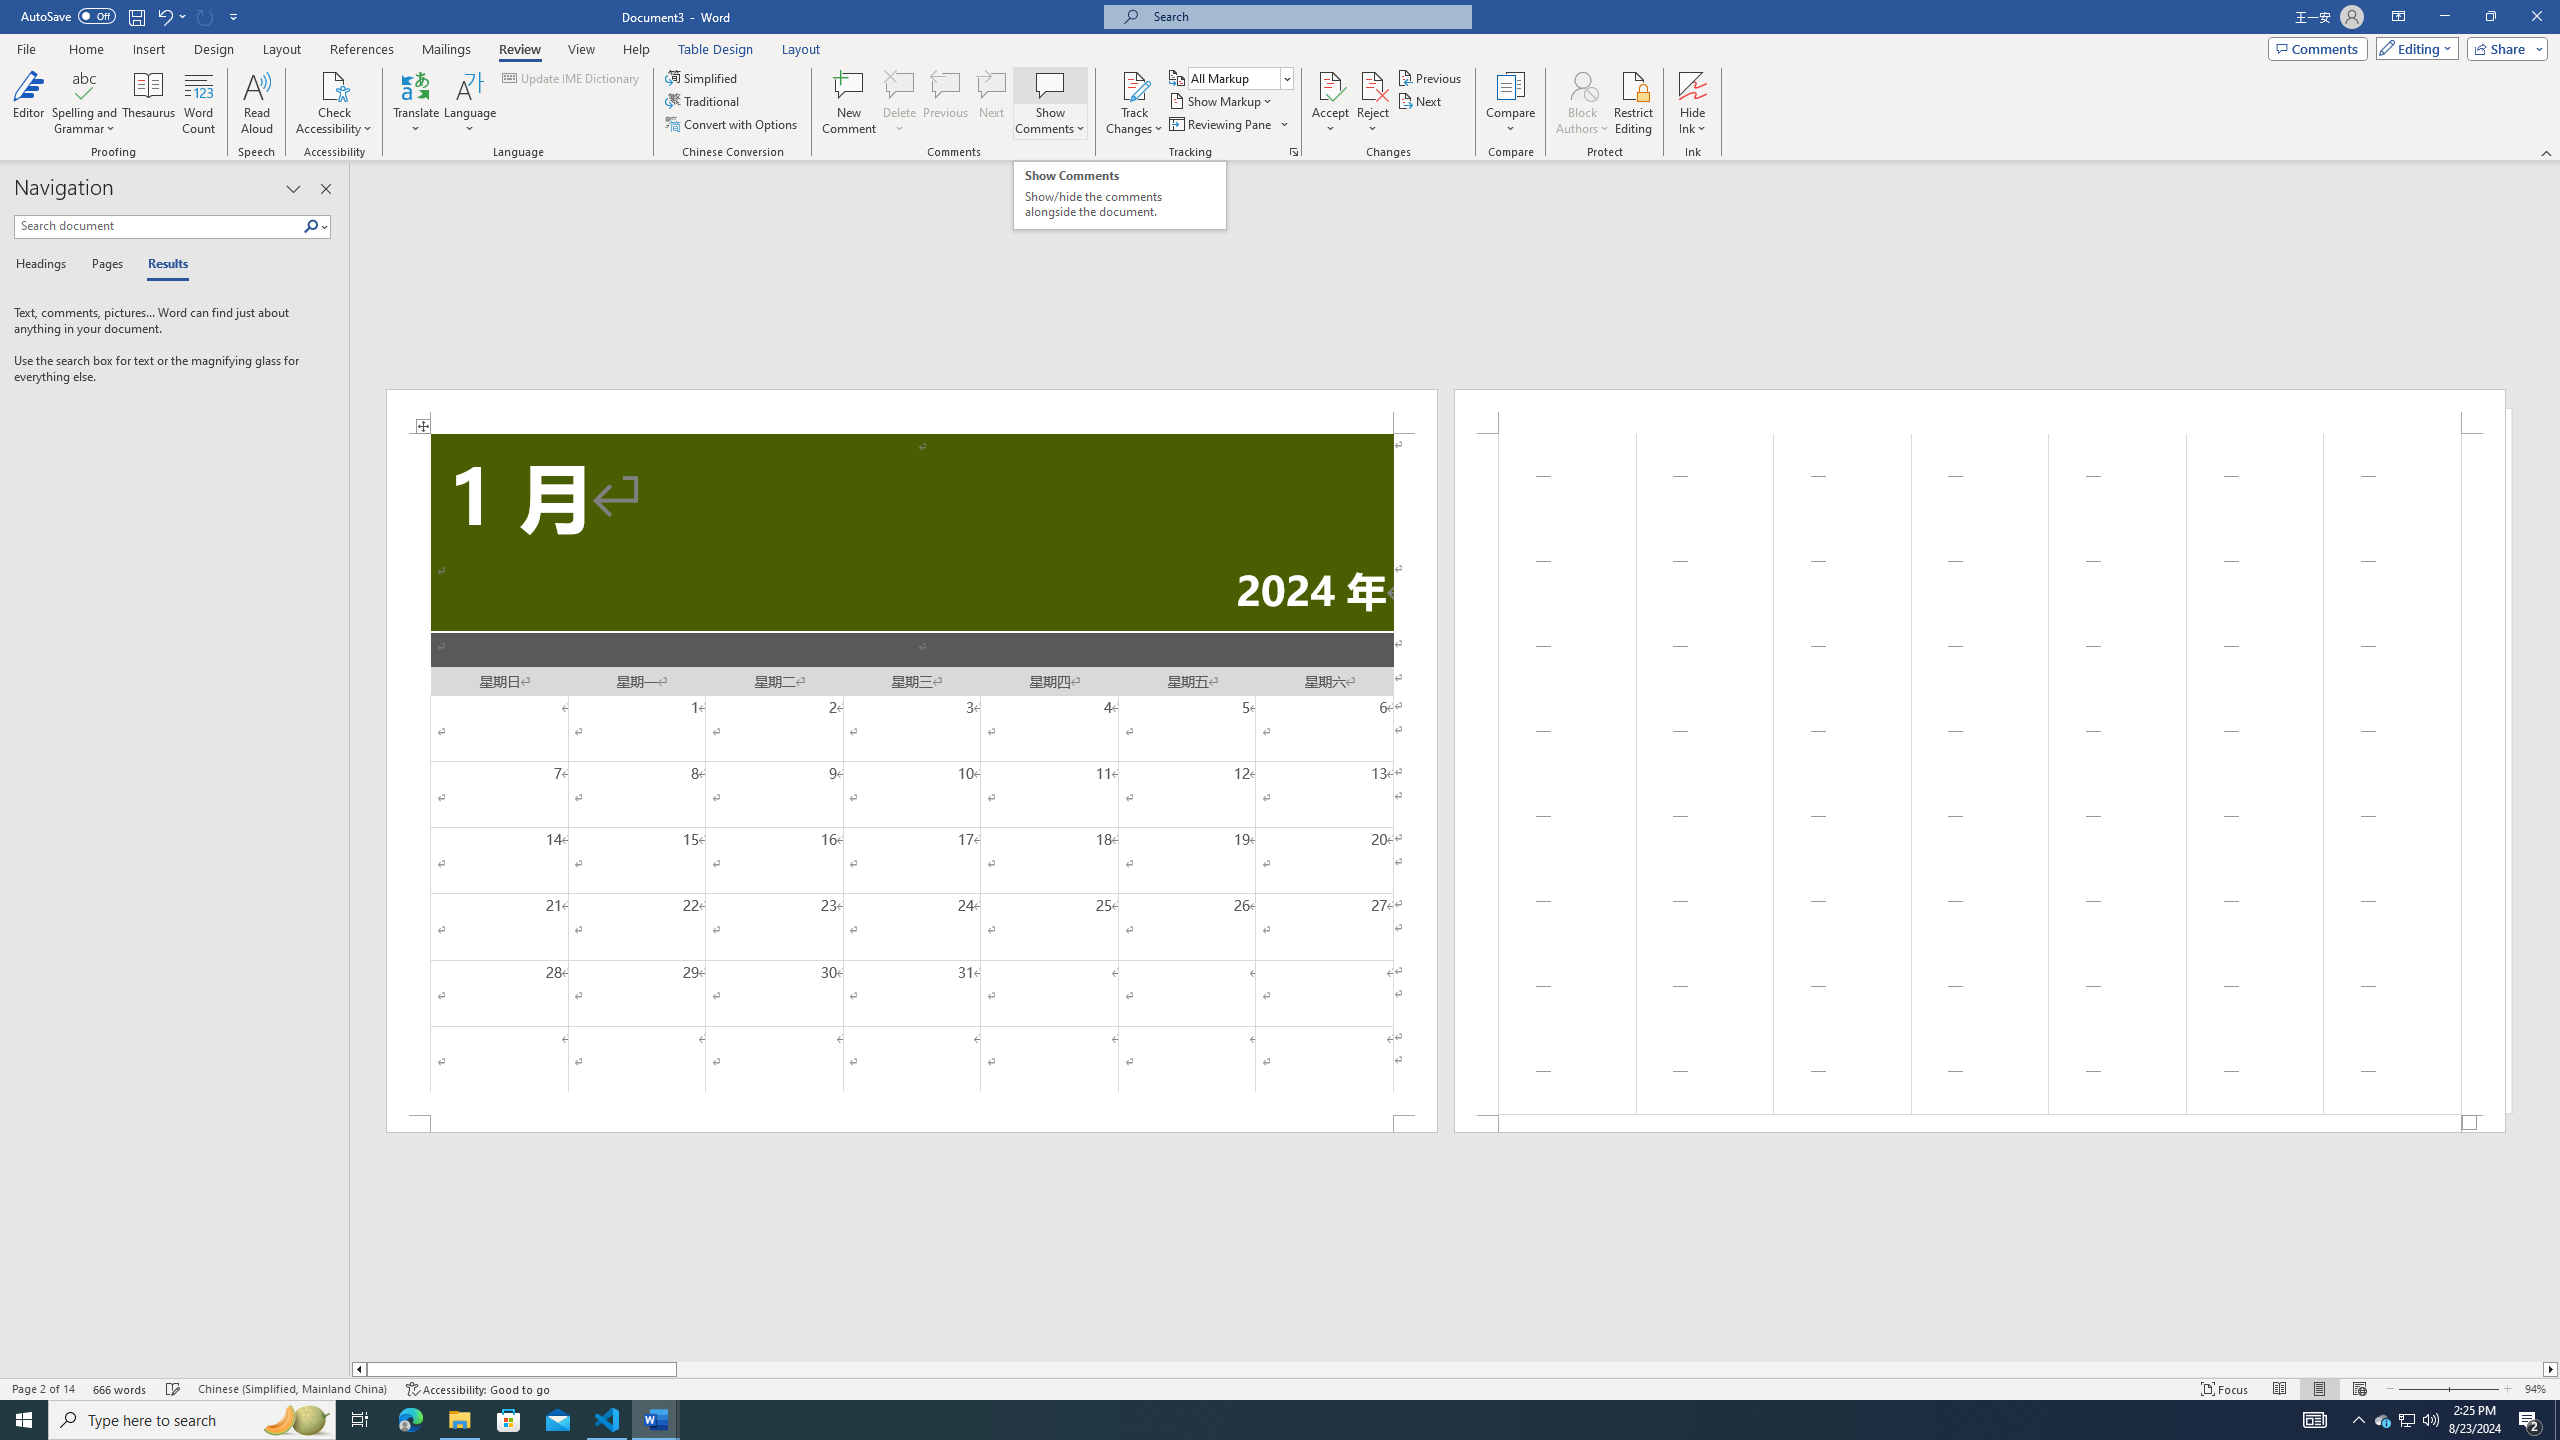 This screenshot has height=1440, width=2560. What do you see at coordinates (571, 77) in the screenshot?
I see `'Update IME Dictionary...'` at bounding box center [571, 77].